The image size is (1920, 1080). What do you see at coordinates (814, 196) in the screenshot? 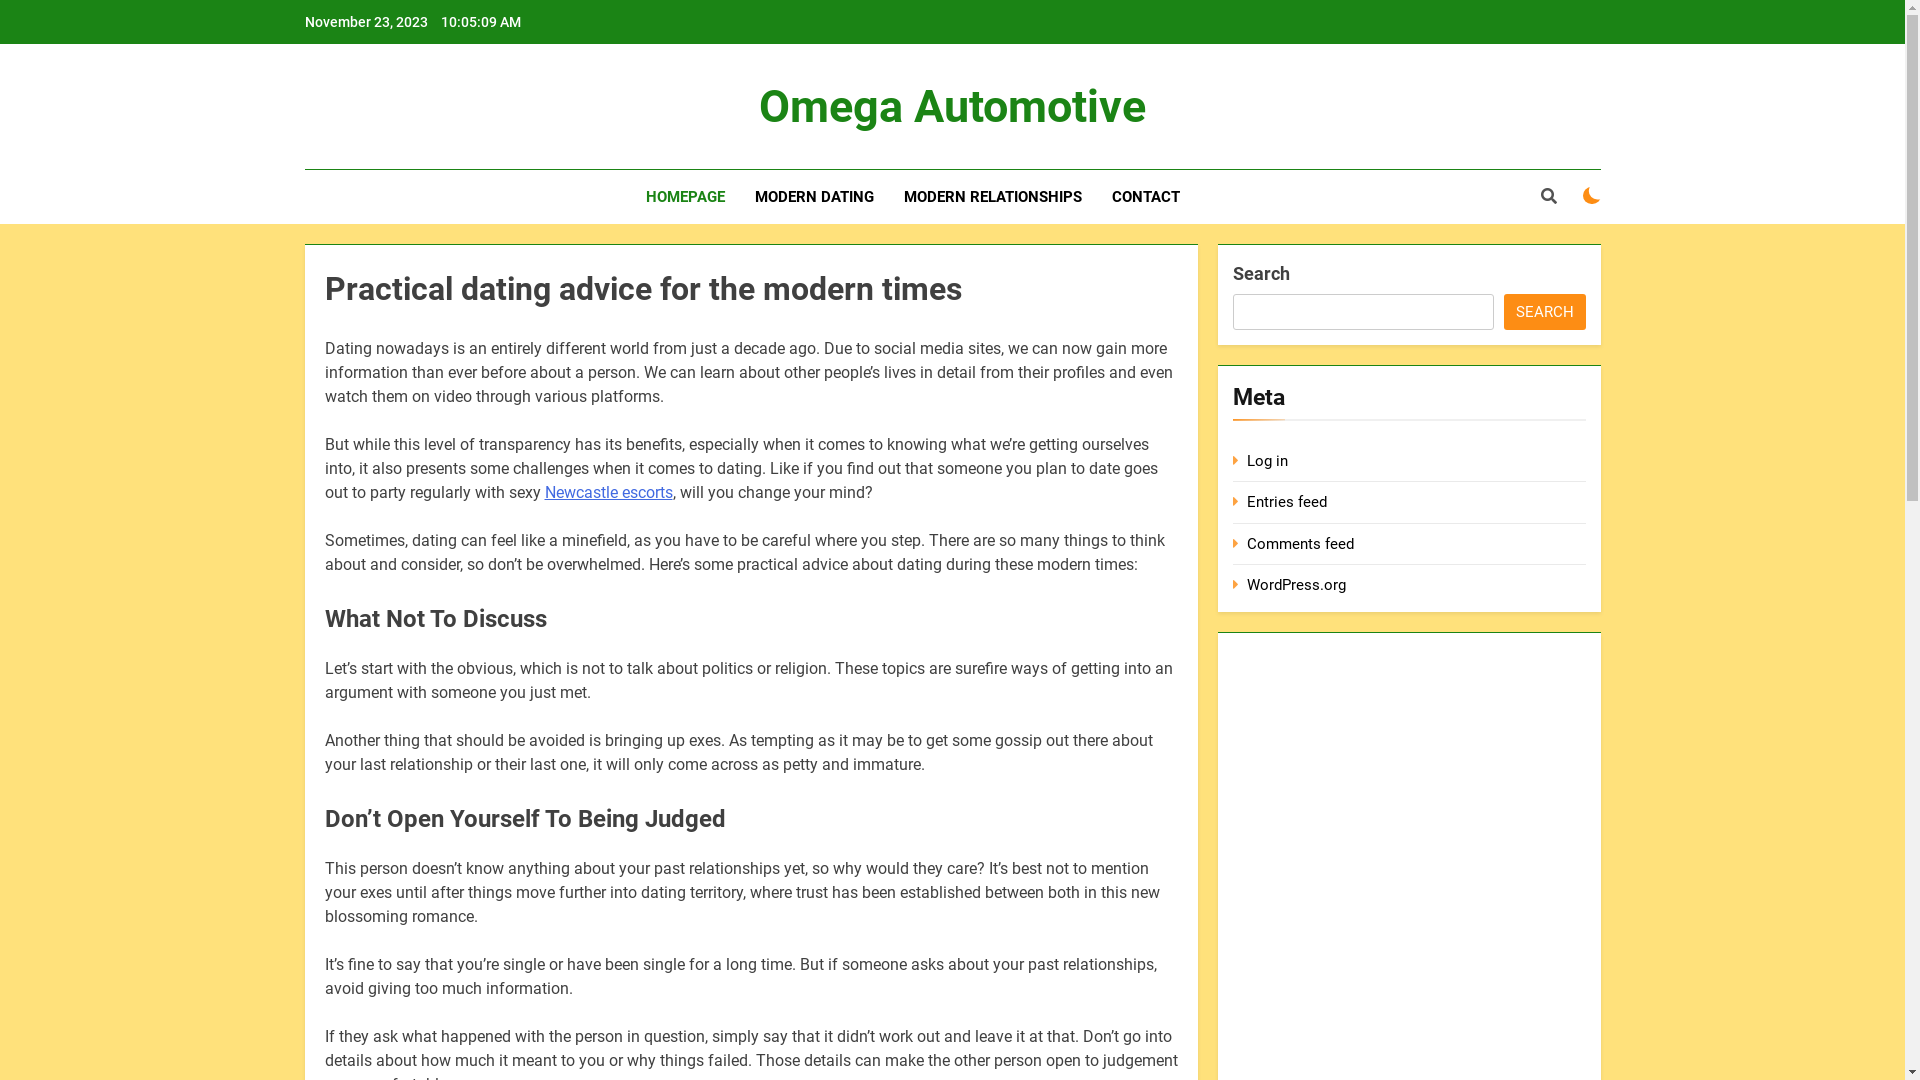
I see `'MODERN DATING'` at bounding box center [814, 196].